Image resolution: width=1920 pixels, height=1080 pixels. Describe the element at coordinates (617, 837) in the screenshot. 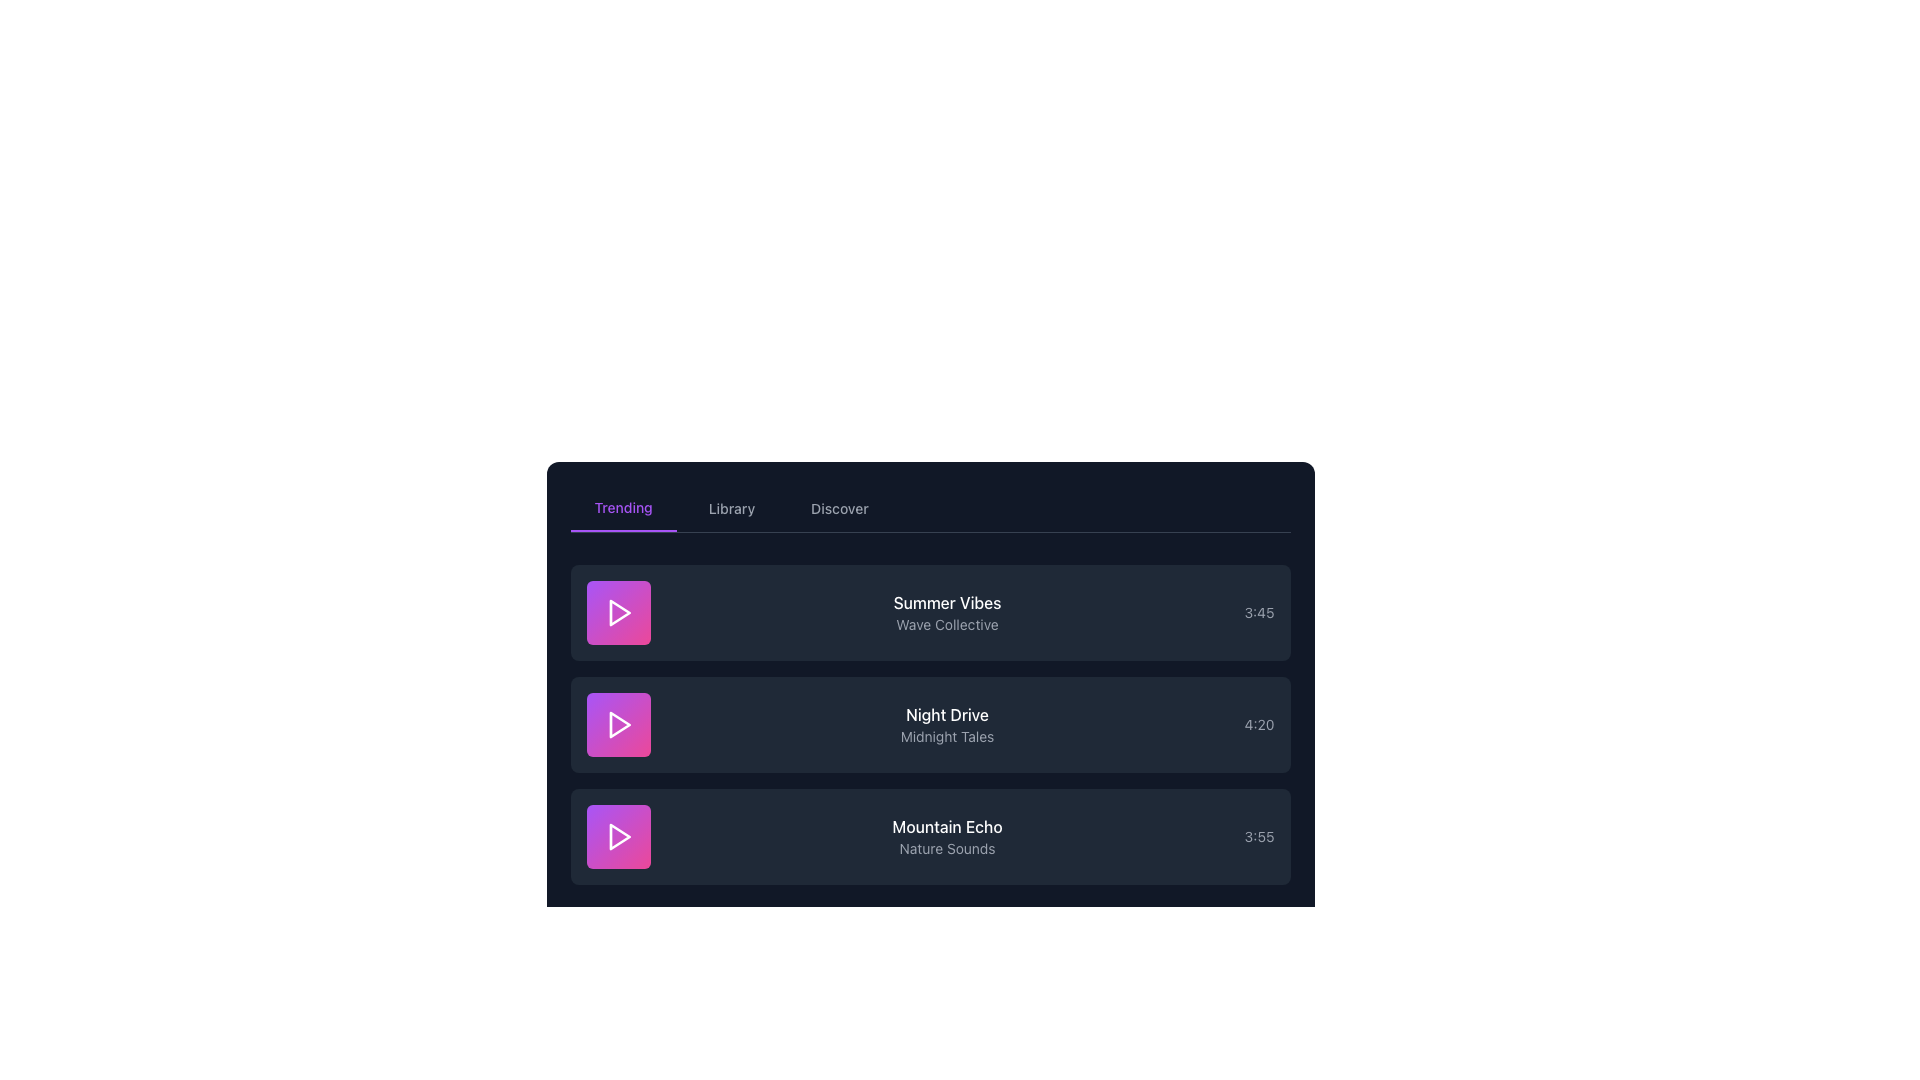

I see `the play button SVG icon located at the center of the gradient square in the bottom media item to initiate playback` at that location.